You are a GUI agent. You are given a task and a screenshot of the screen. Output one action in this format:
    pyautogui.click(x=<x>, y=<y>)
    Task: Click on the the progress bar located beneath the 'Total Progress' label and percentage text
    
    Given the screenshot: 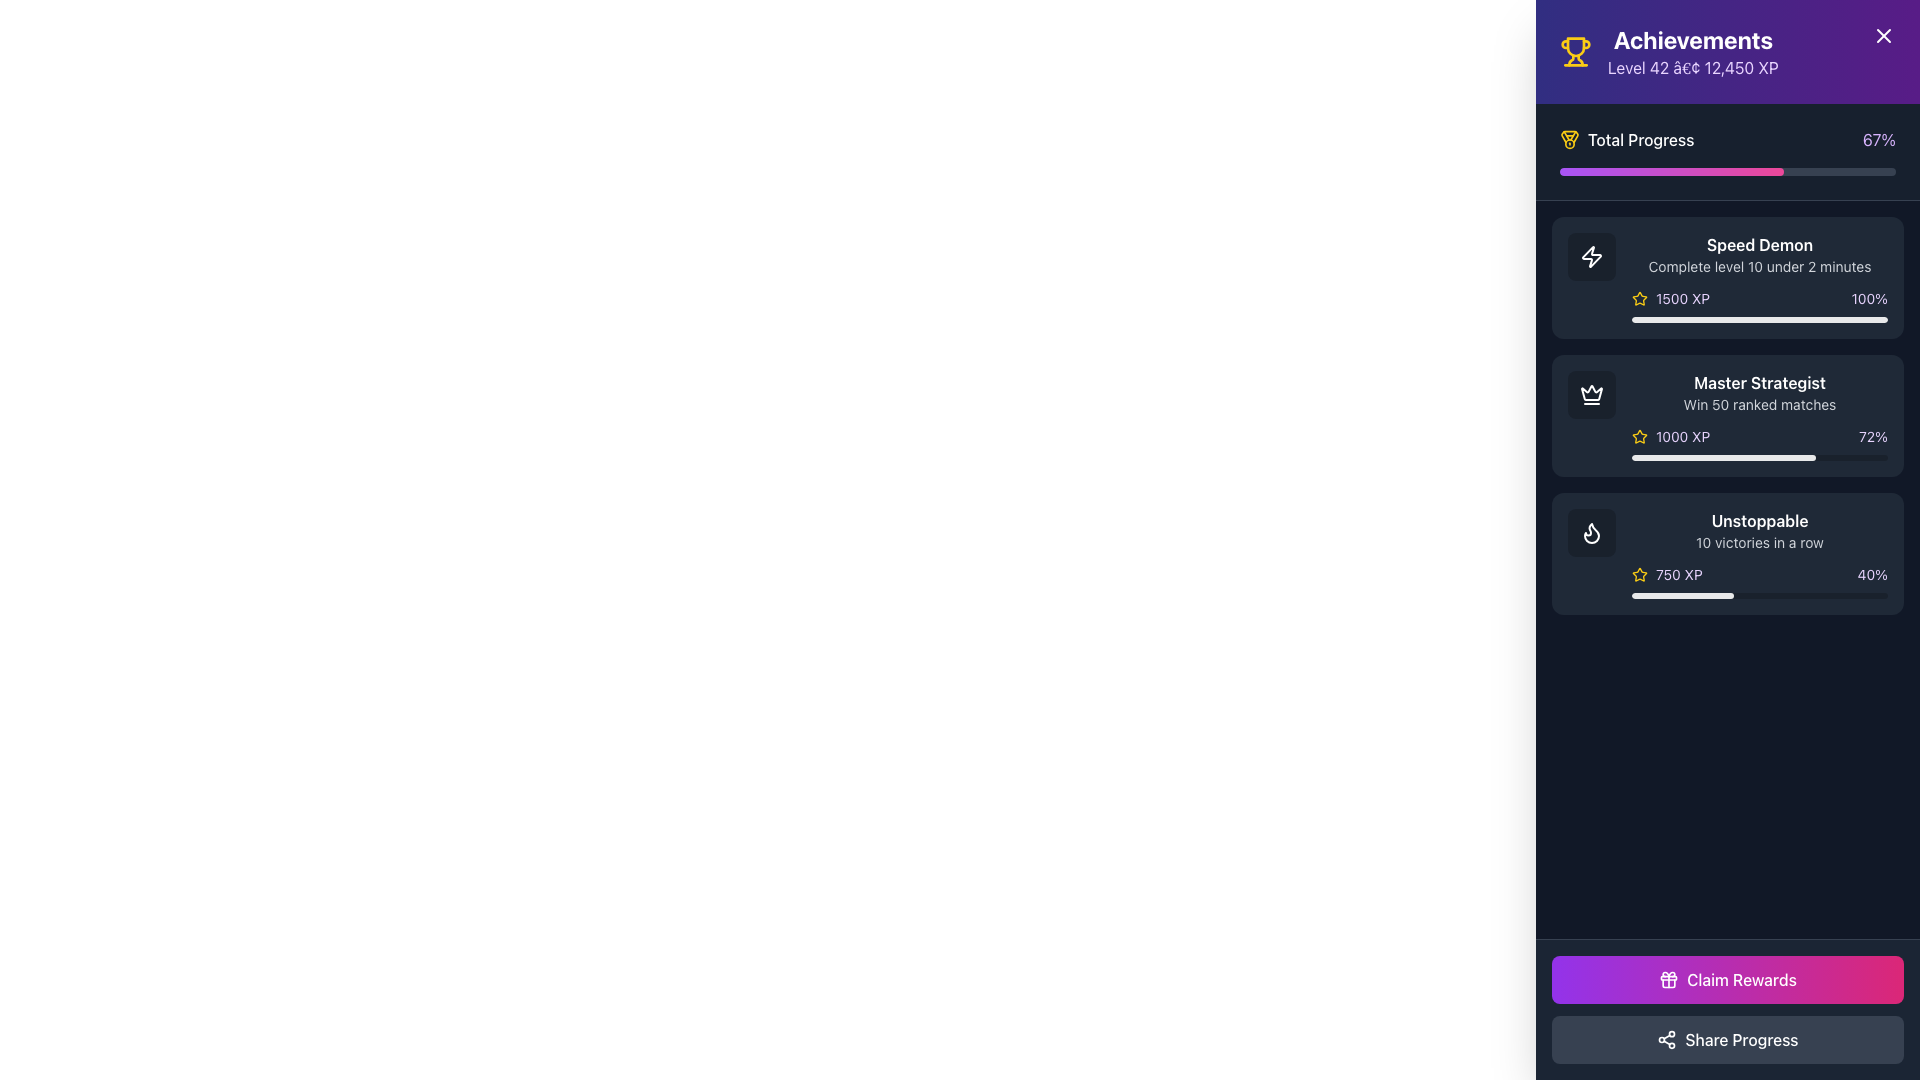 What is the action you would take?
    pyautogui.click(x=1727, y=171)
    